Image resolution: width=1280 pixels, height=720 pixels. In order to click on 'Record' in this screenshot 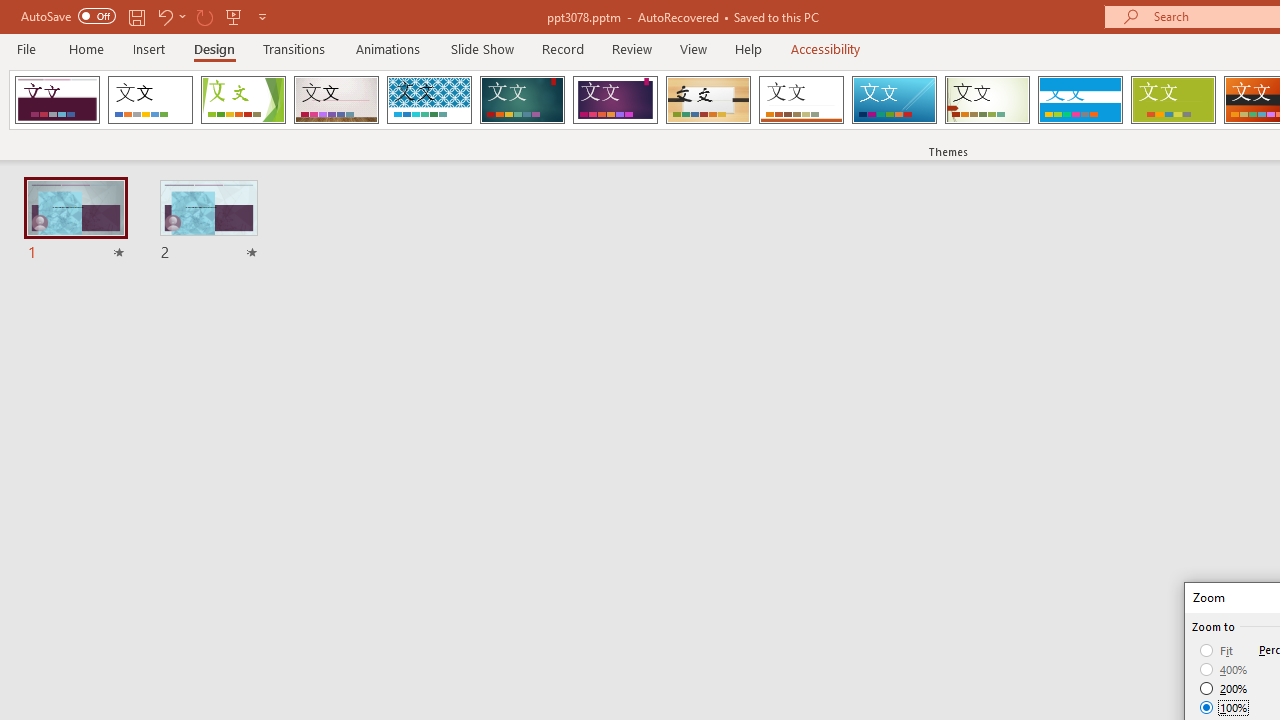, I will do `click(561, 48)`.